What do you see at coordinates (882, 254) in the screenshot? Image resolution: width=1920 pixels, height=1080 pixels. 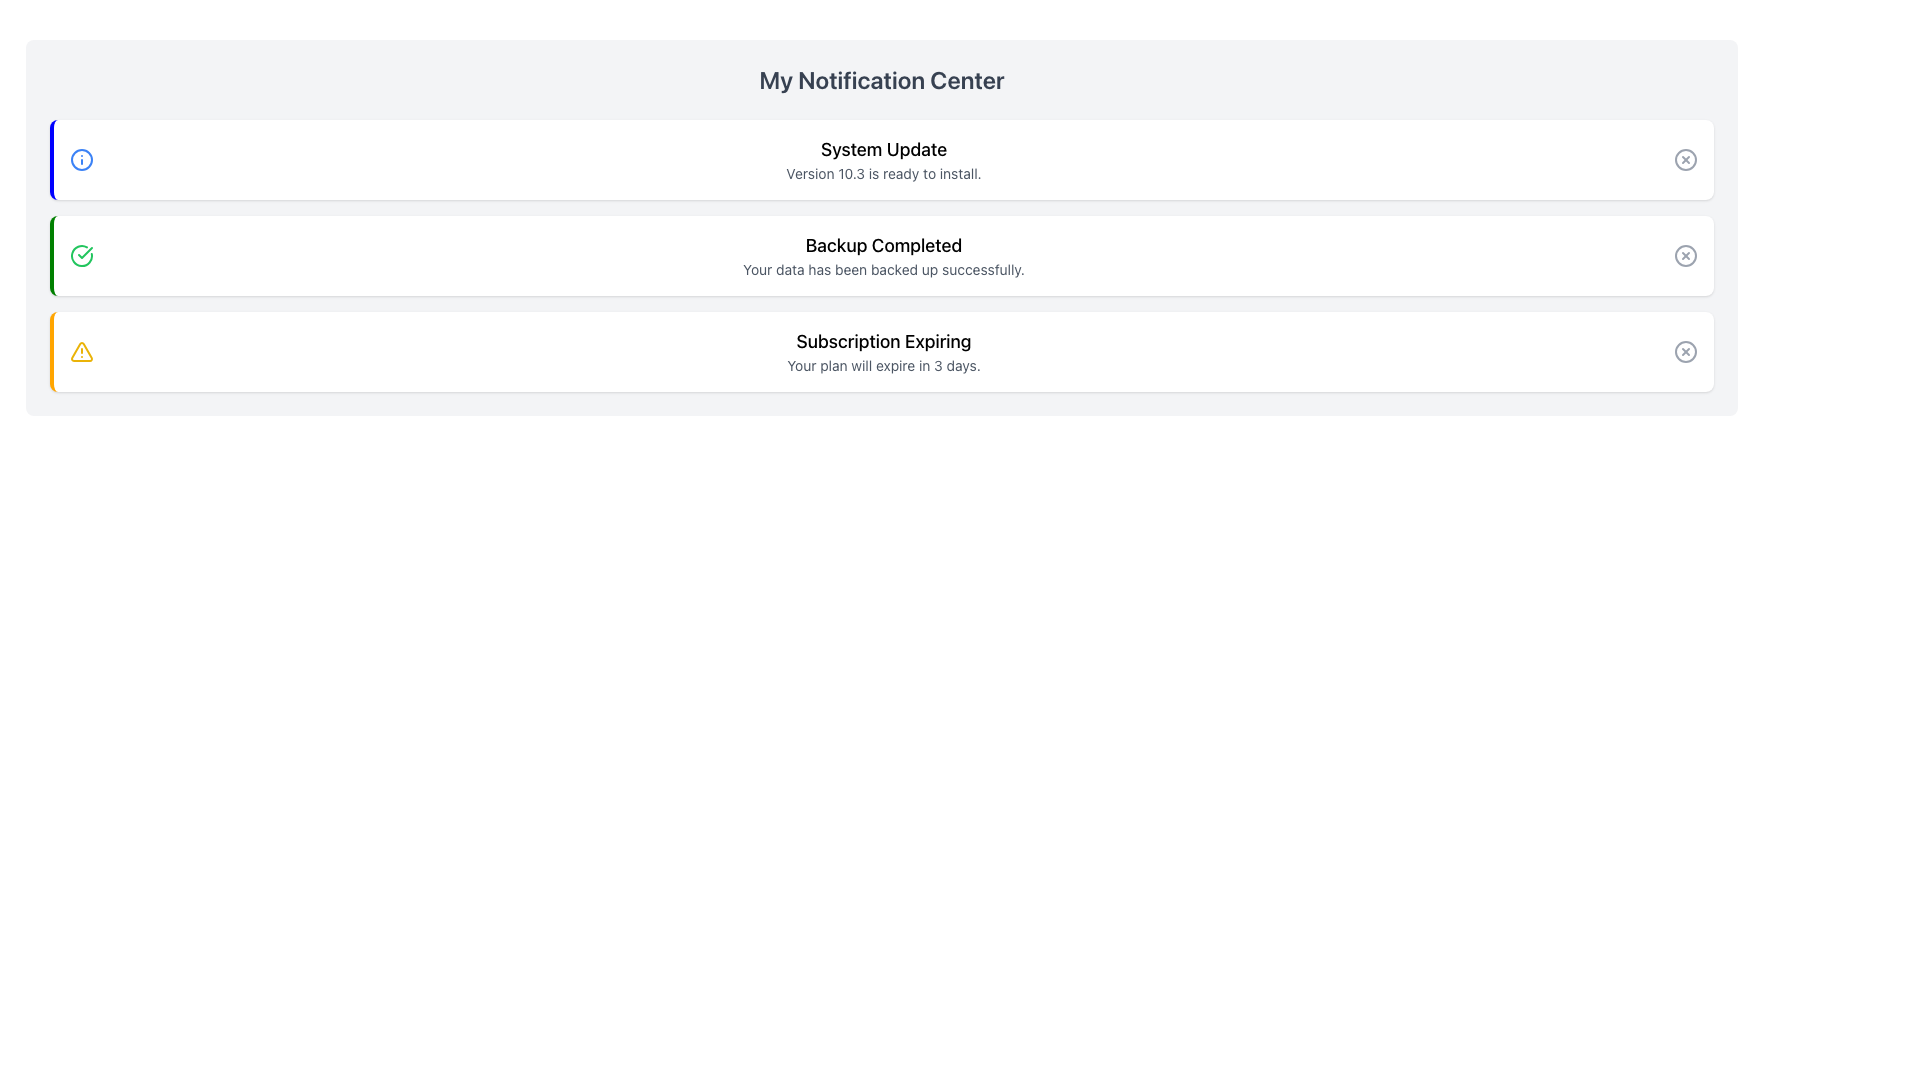 I see `the notification message indicating successful data backup, located between 'System Update' and 'Subscription Expiring' notifications` at bounding box center [882, 254].